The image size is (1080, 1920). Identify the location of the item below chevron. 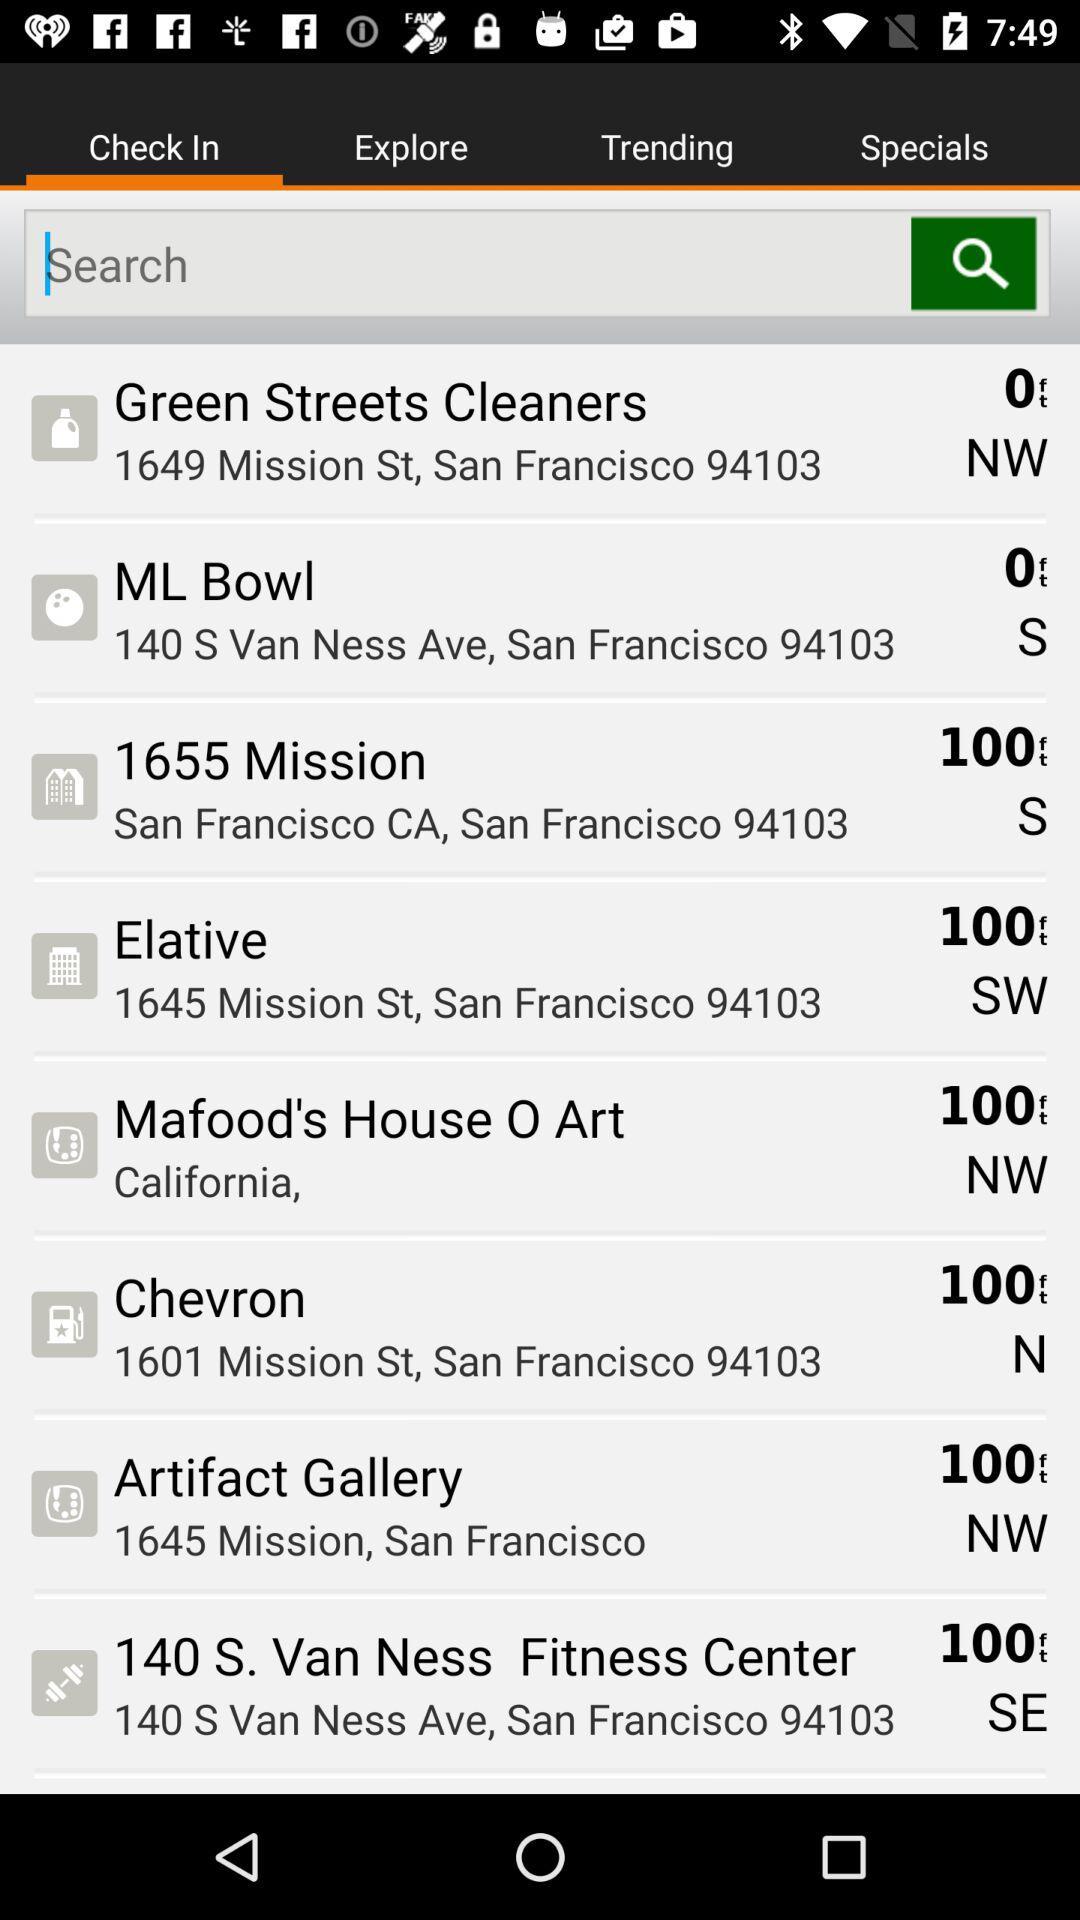
(517, 1359).